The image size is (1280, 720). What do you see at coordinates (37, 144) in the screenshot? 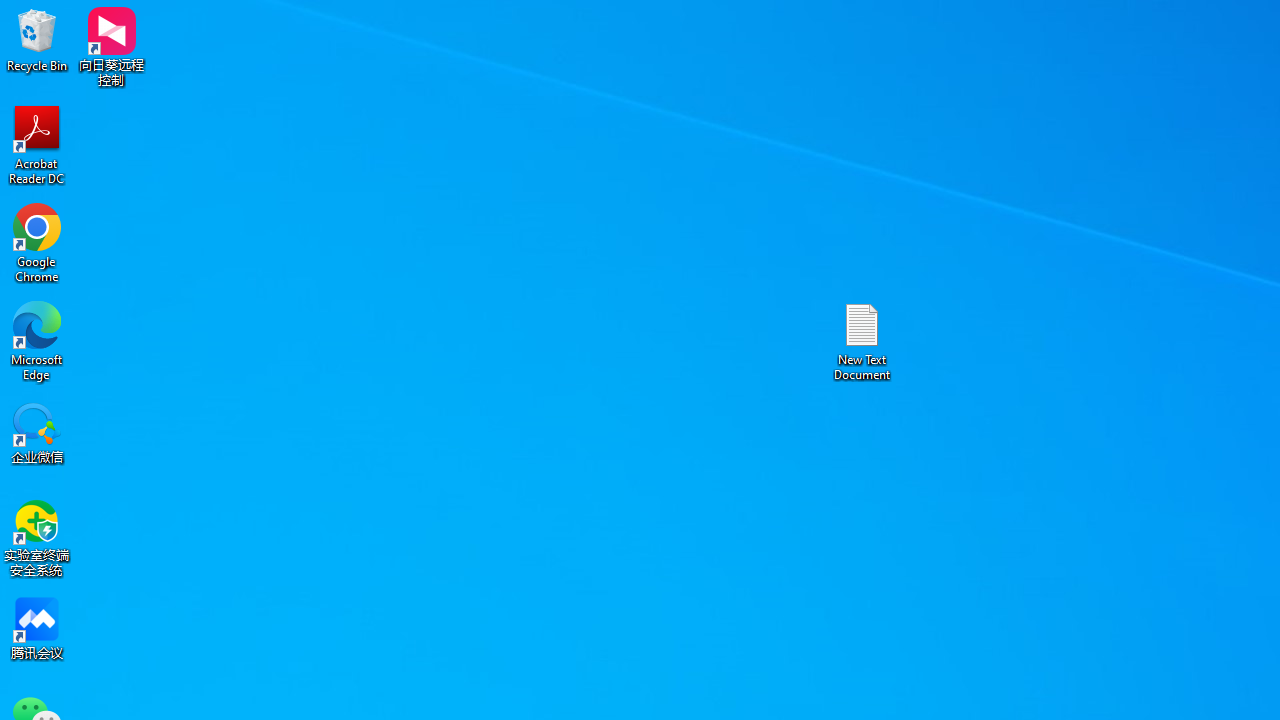
I see `'Acrobat Reader DC'` at bounding box center [37, 144].